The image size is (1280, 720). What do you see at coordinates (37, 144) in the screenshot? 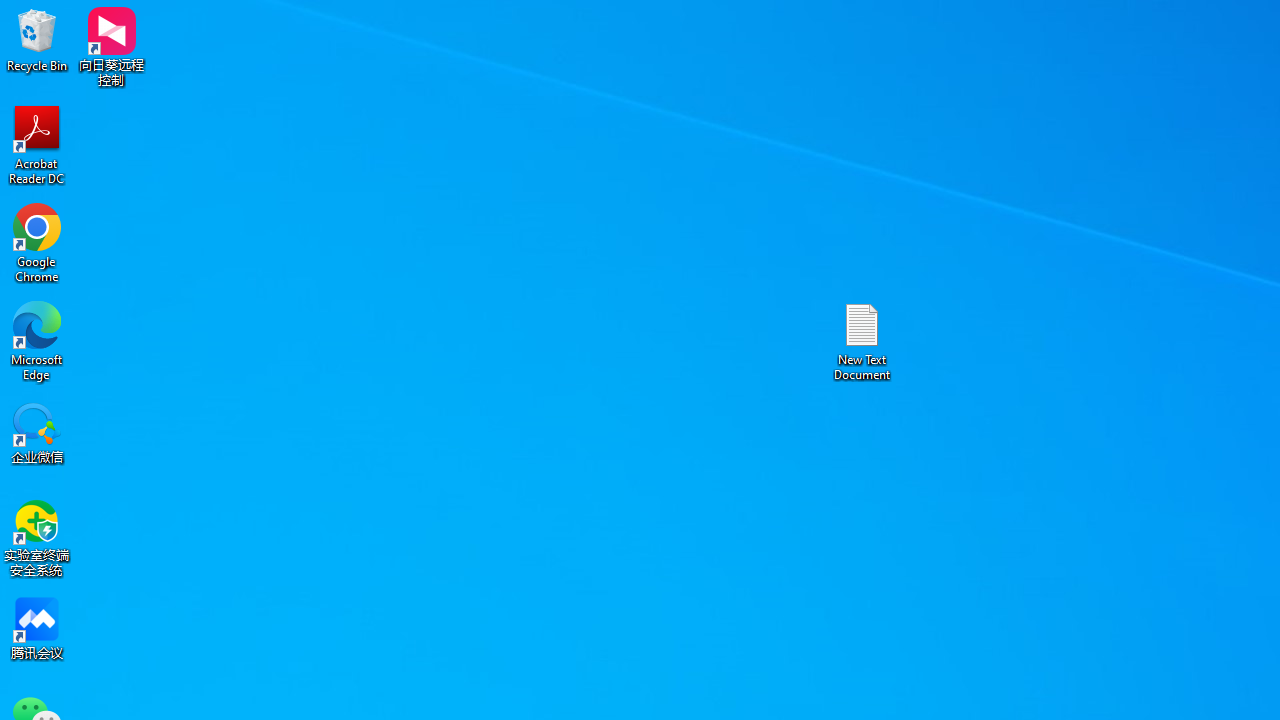
I see `'Acrobat Reader DC'` at bounding box center [37, 144].